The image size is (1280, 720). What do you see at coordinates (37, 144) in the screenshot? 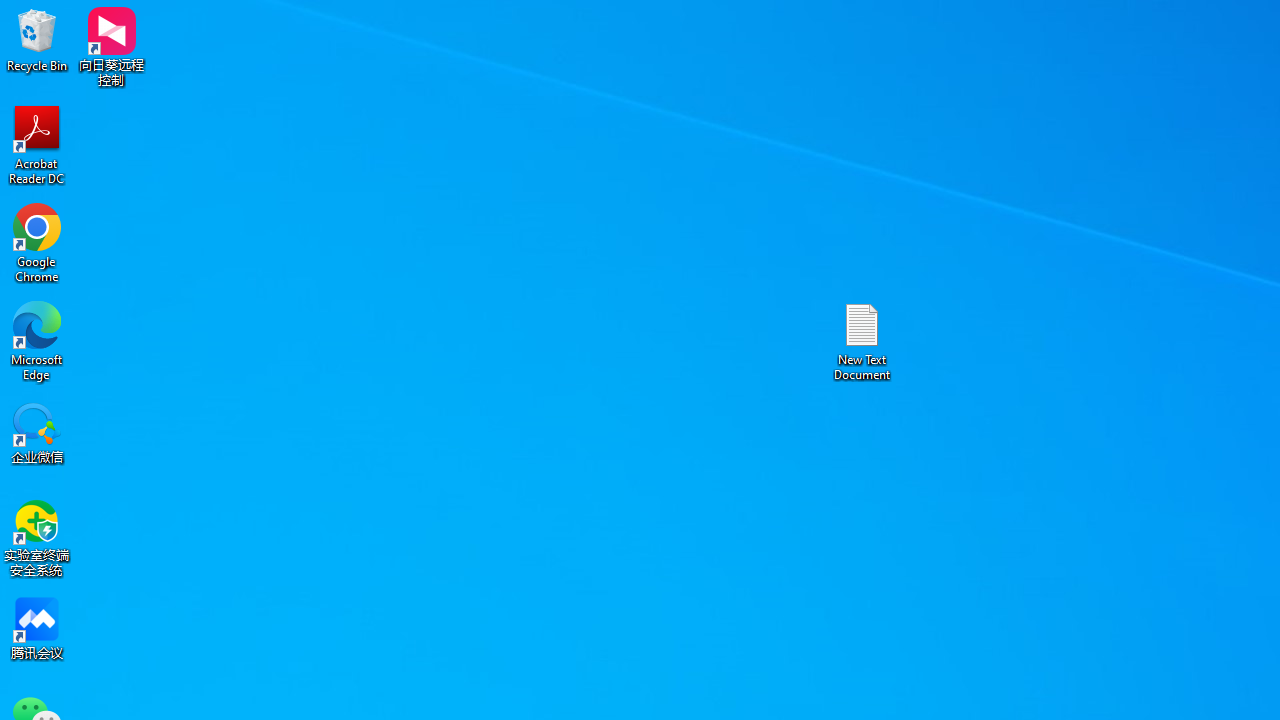
I see `'Acrobat Reader DC'` at bounding box center [37, 144].